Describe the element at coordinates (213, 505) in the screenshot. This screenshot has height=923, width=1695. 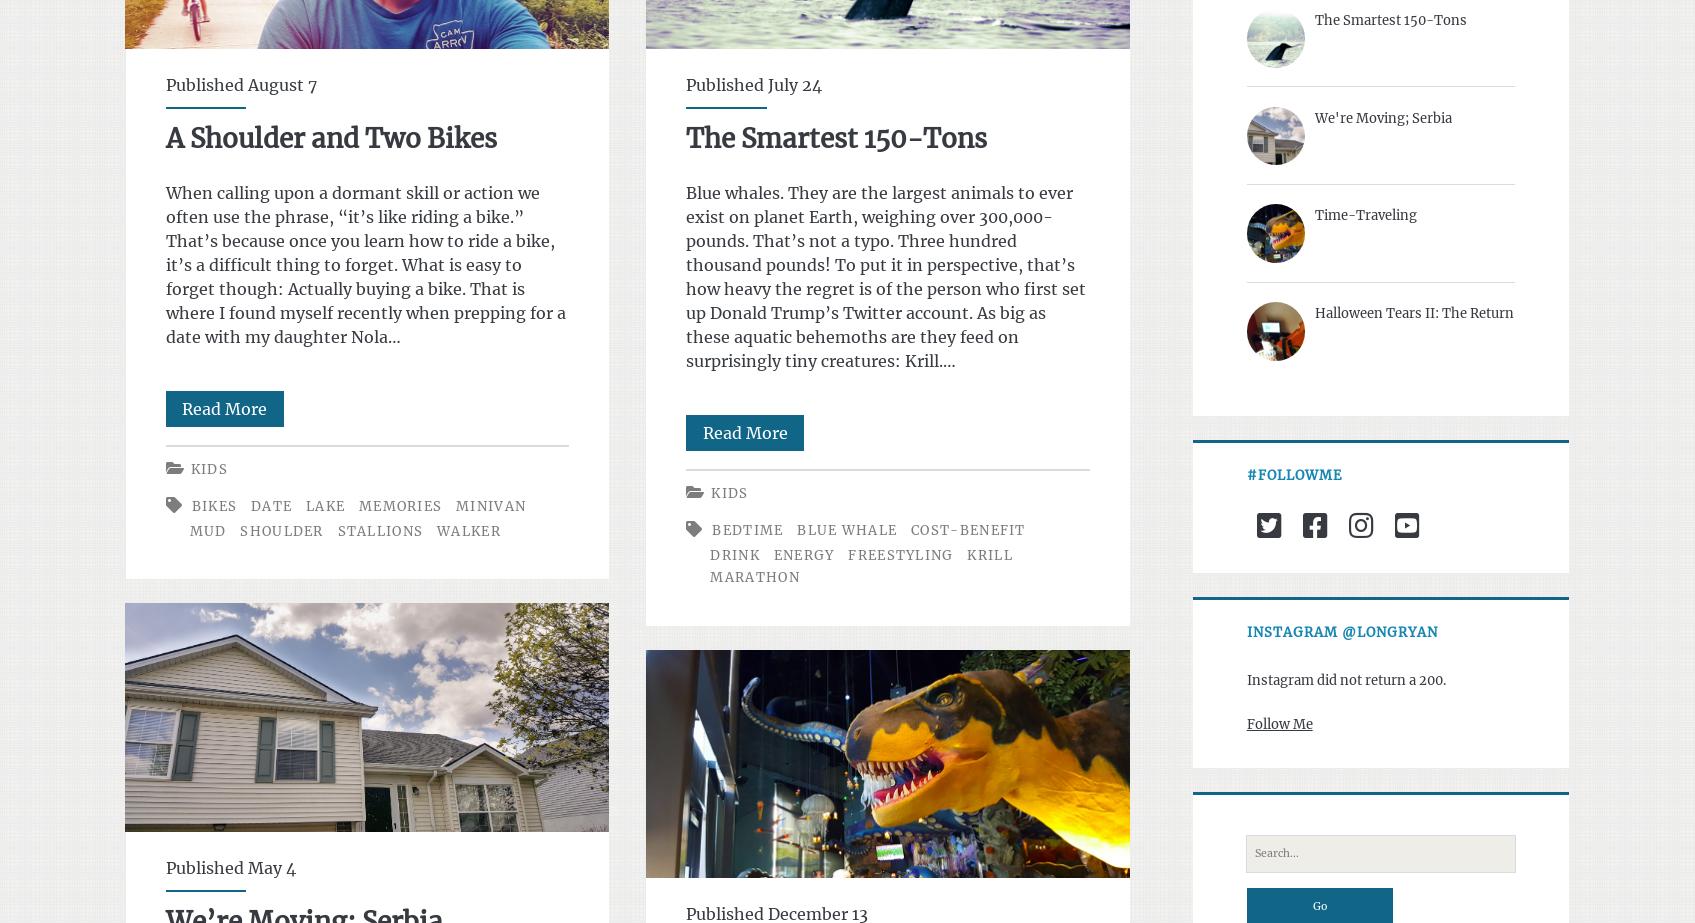
I see `'bikes'` at that location.